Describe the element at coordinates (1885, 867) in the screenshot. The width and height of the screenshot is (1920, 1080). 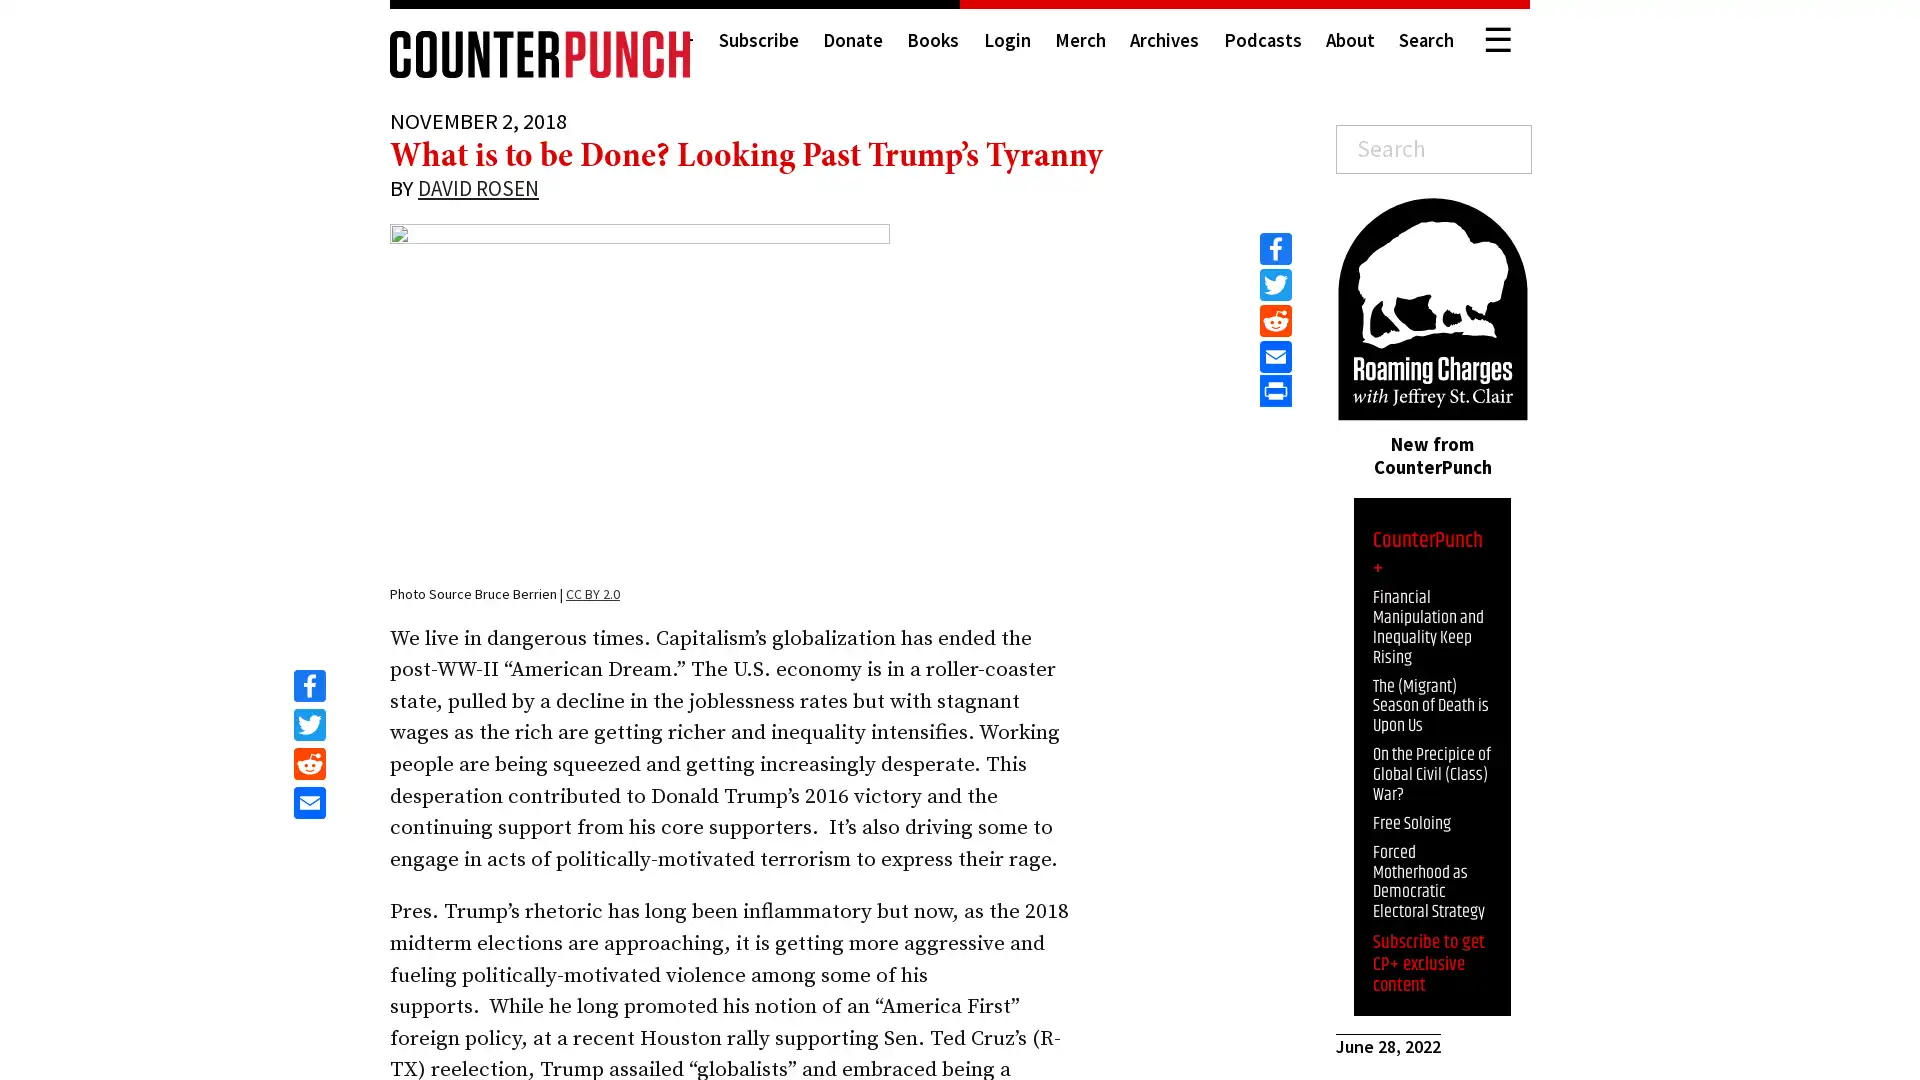
I see `Close` at that location.